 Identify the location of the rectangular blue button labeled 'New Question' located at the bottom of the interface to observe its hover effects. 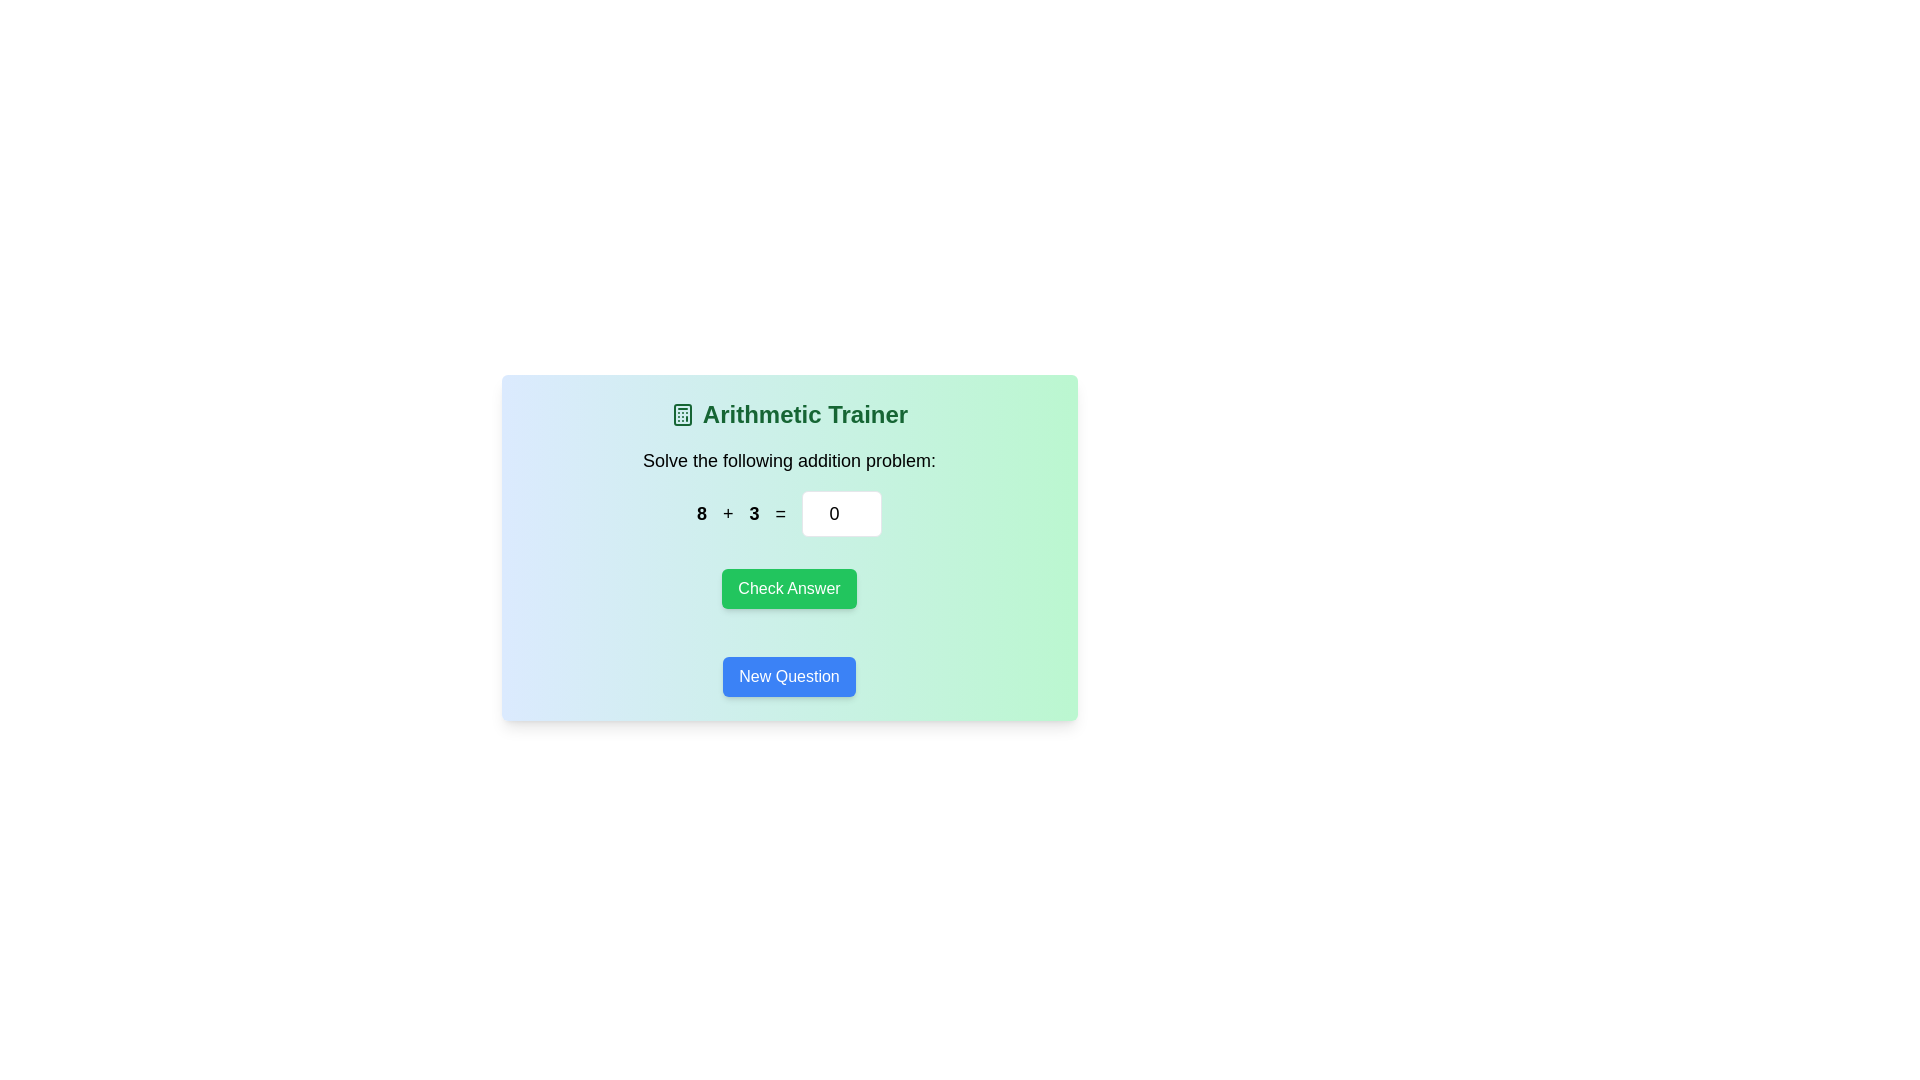
(788, 676).